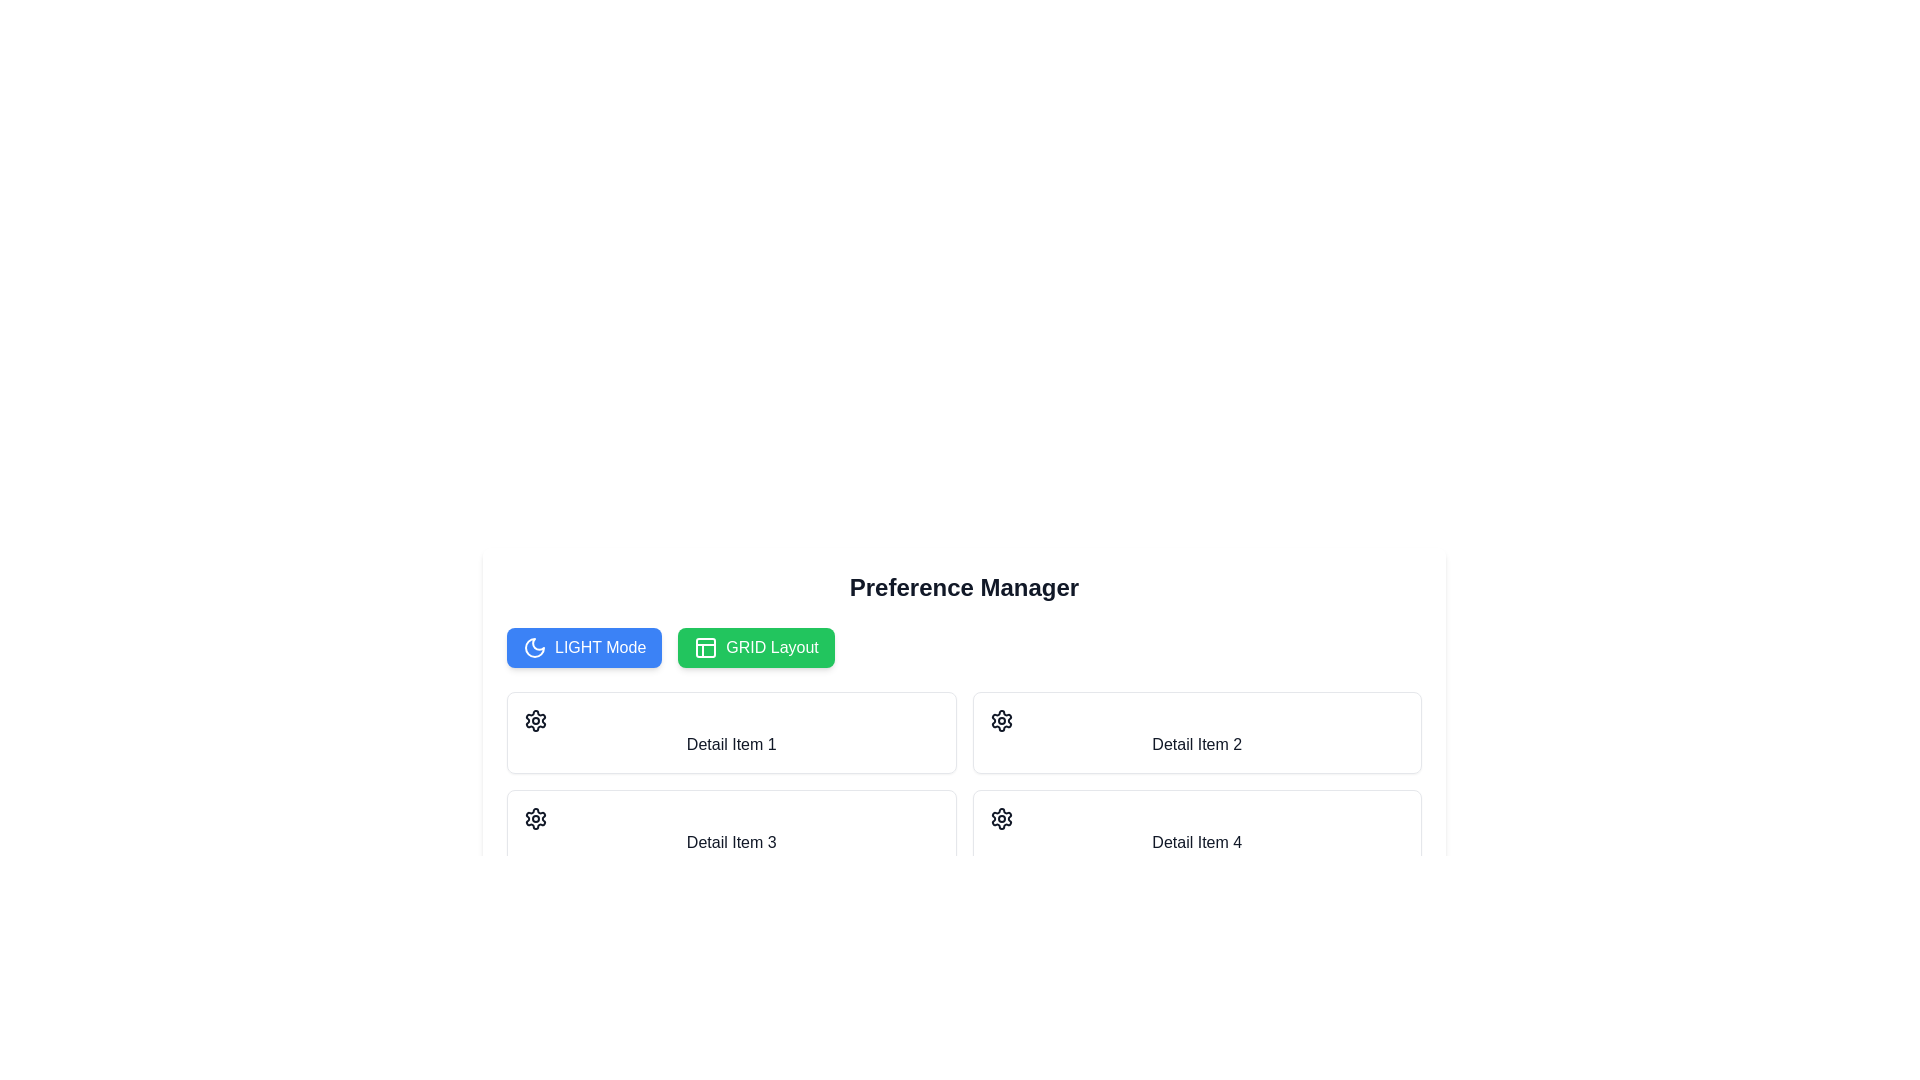  What do you see at coordinates (534, 648) in the screenshot?
I see `the crescent moon-shaped icon located in the top-left portion of the interface, adjacent to the 'LIGHT Mode' button` at bounding box center [534, 648].